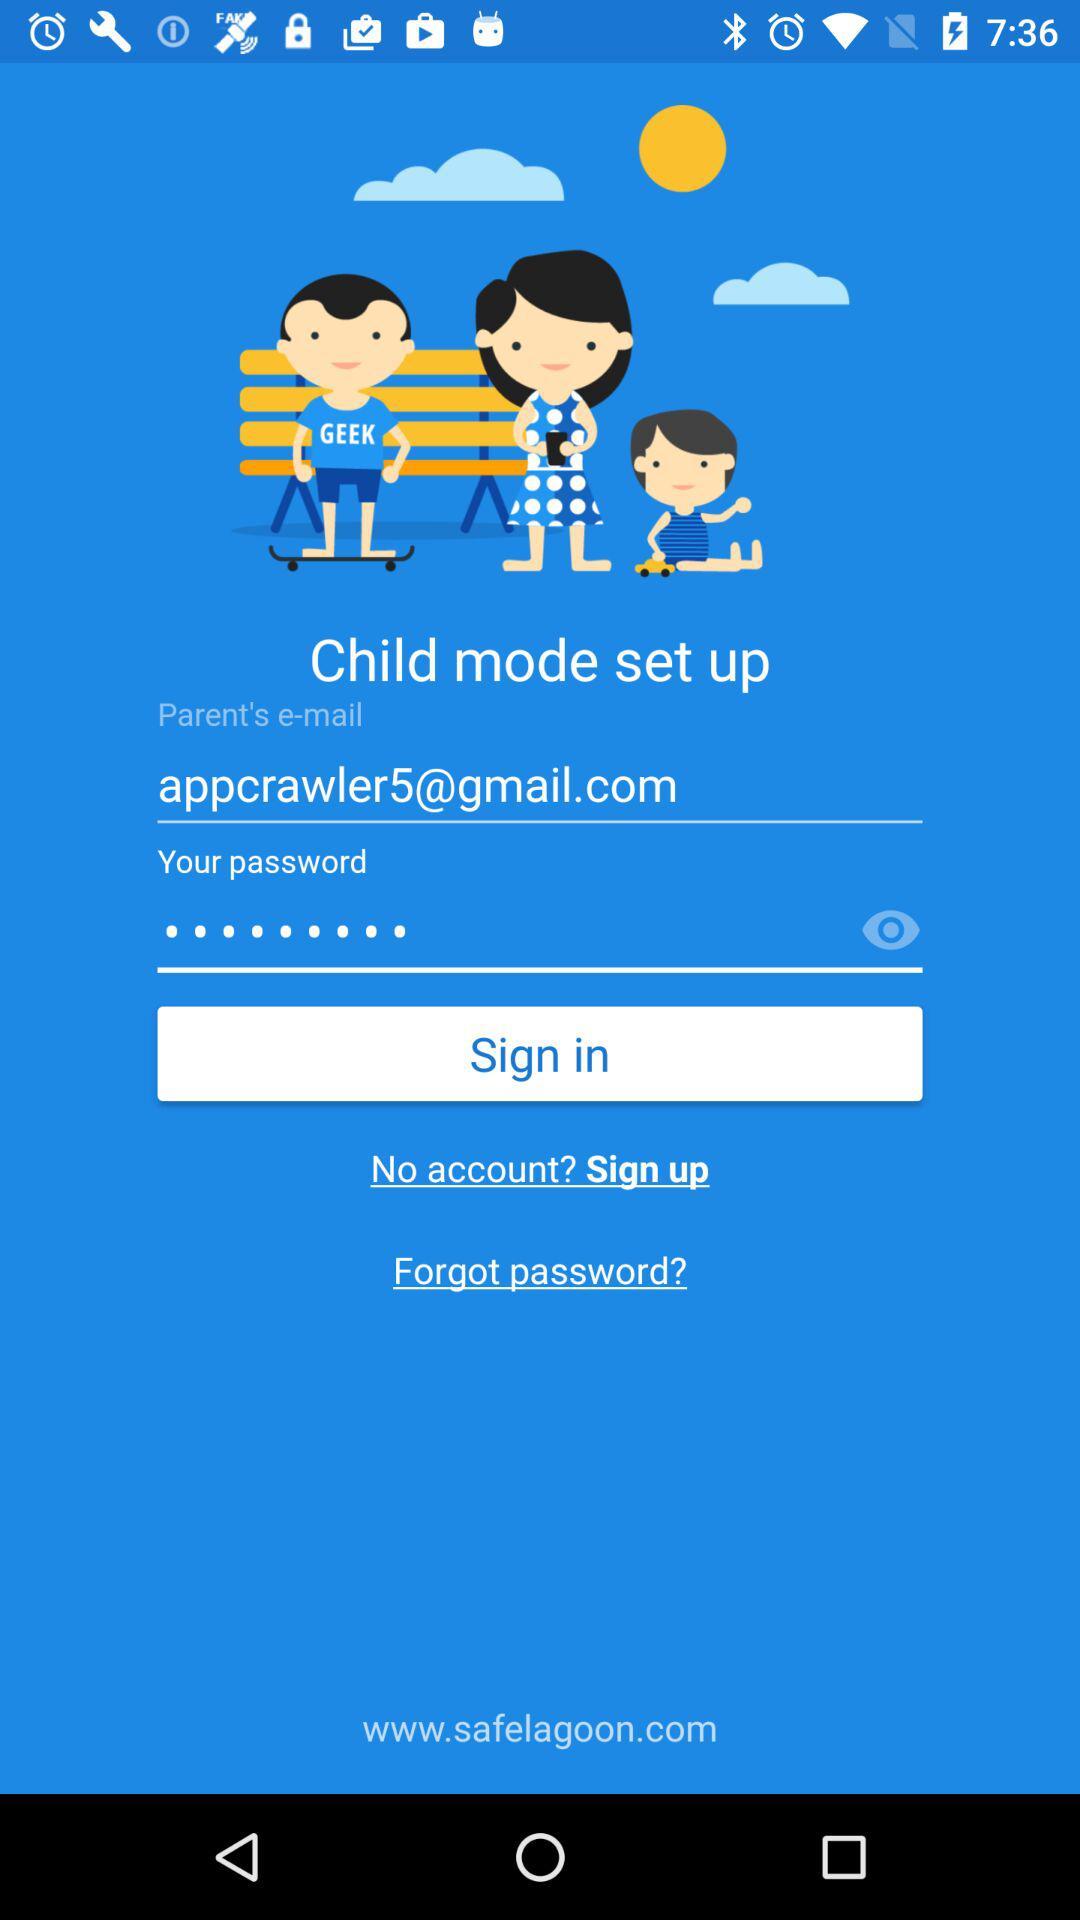  What do you see at coordinates (890, 930) in the screenshot?
I see `show password` at bounding box center [890, 930].